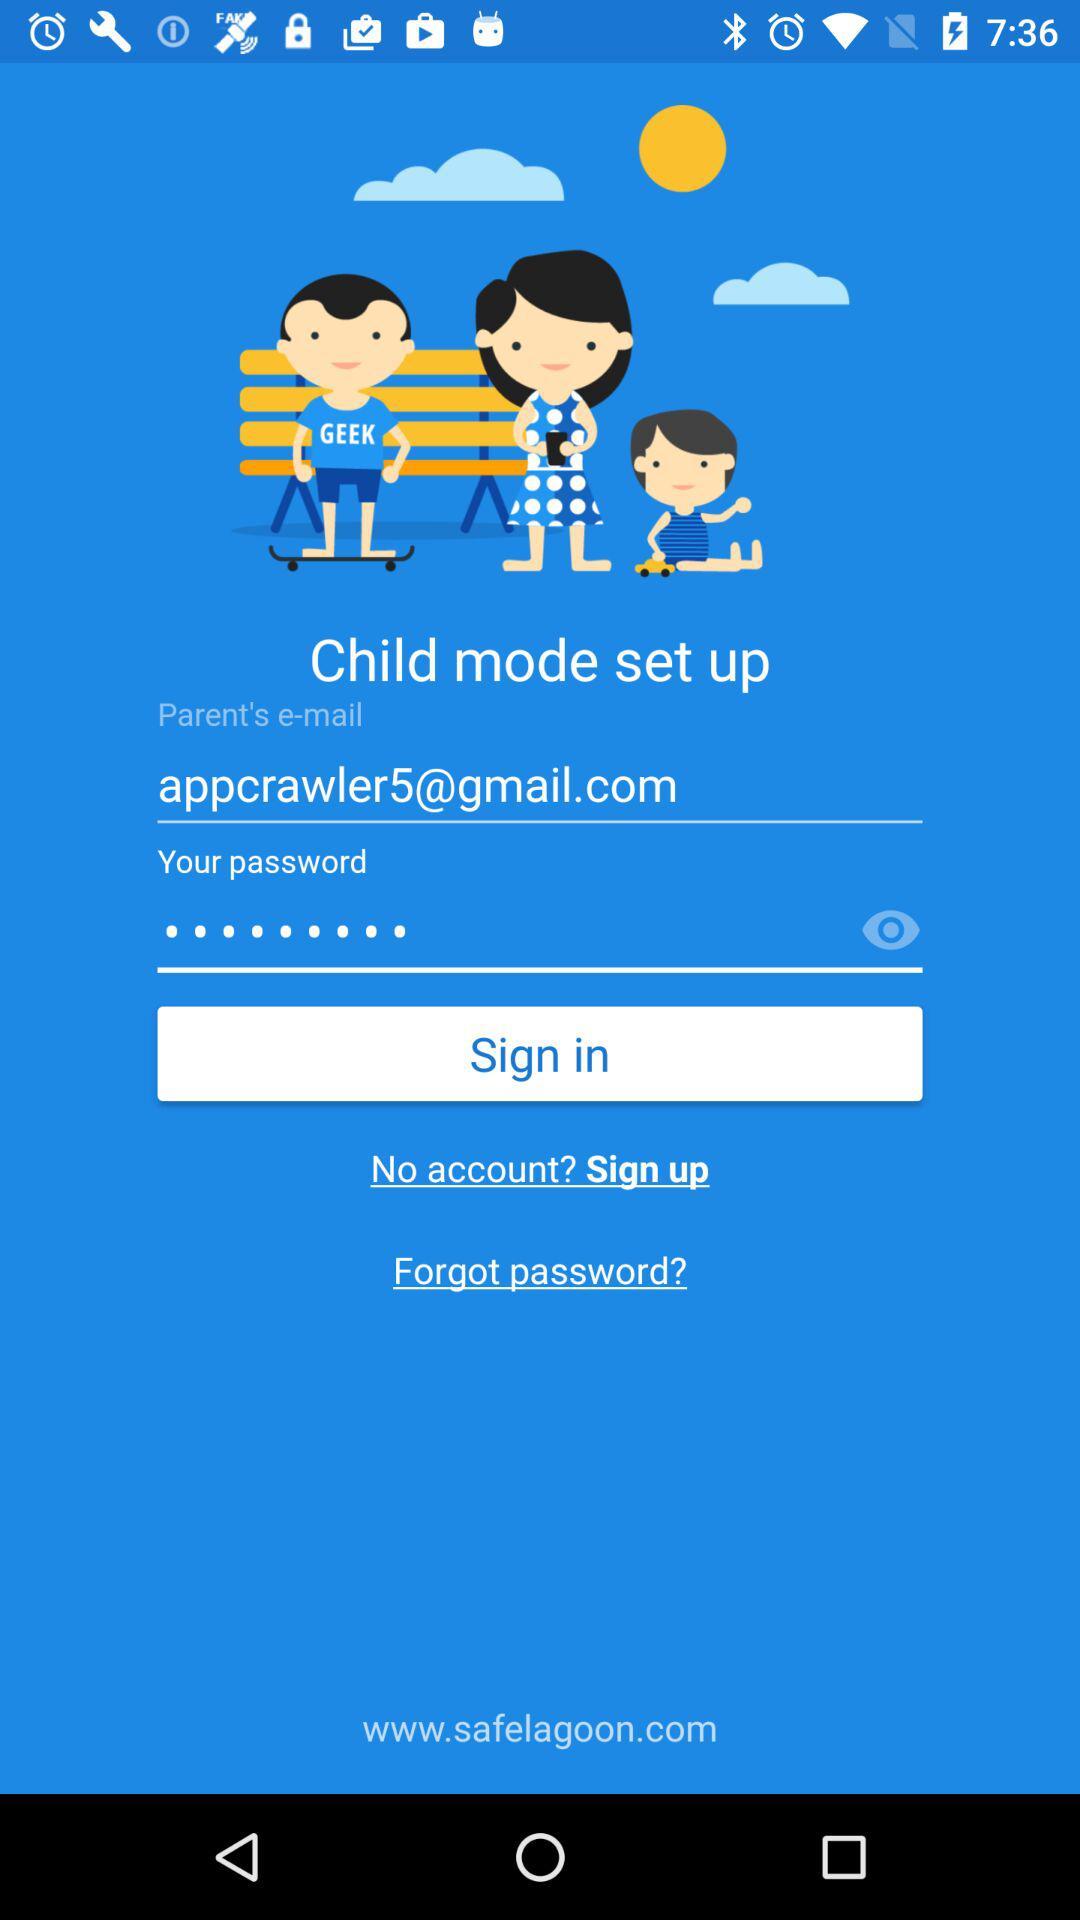  What do you see at coordinates (890, 930) in the screenshot?
I see `show password` at bounding box center [890, 930].